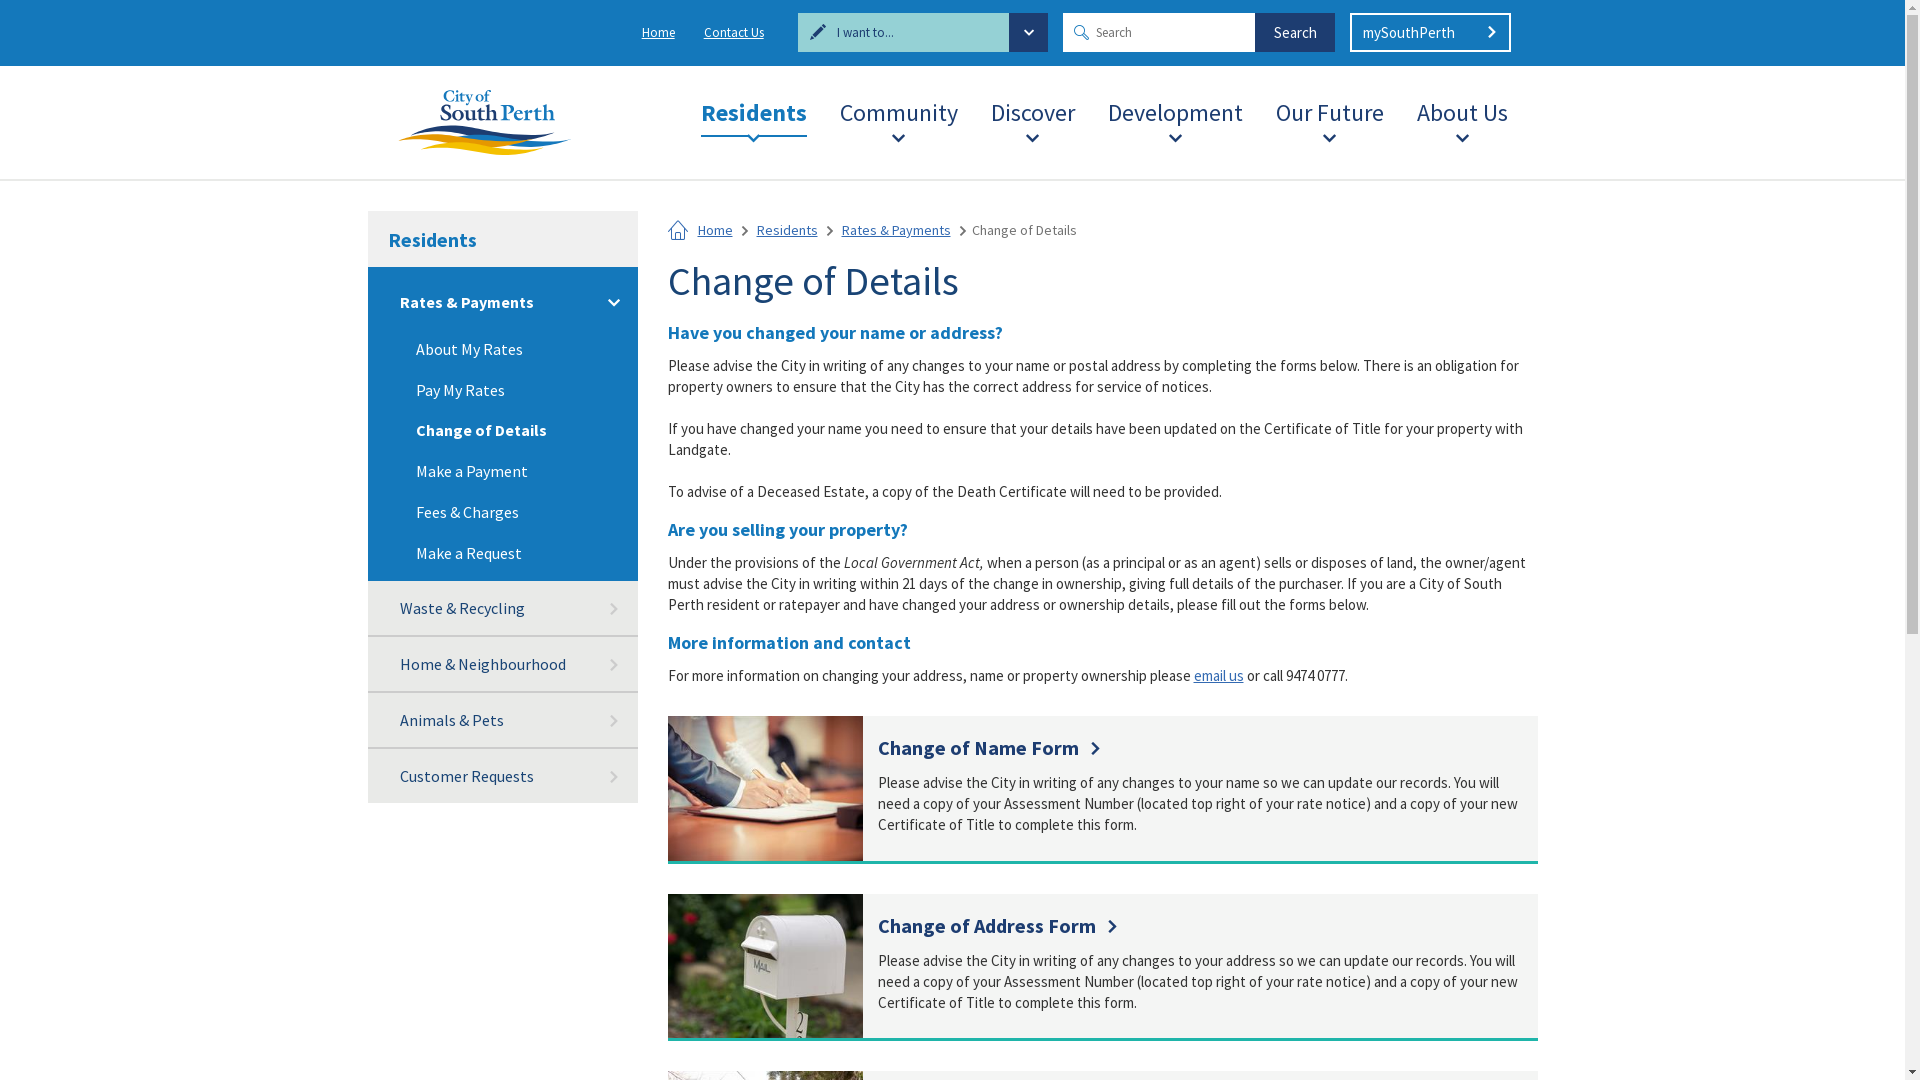 The width and height of the screenshot is (1920, 1080). Describe the element at coordinates (658, 32) in the screenshot. I see `'Home'` at that location.